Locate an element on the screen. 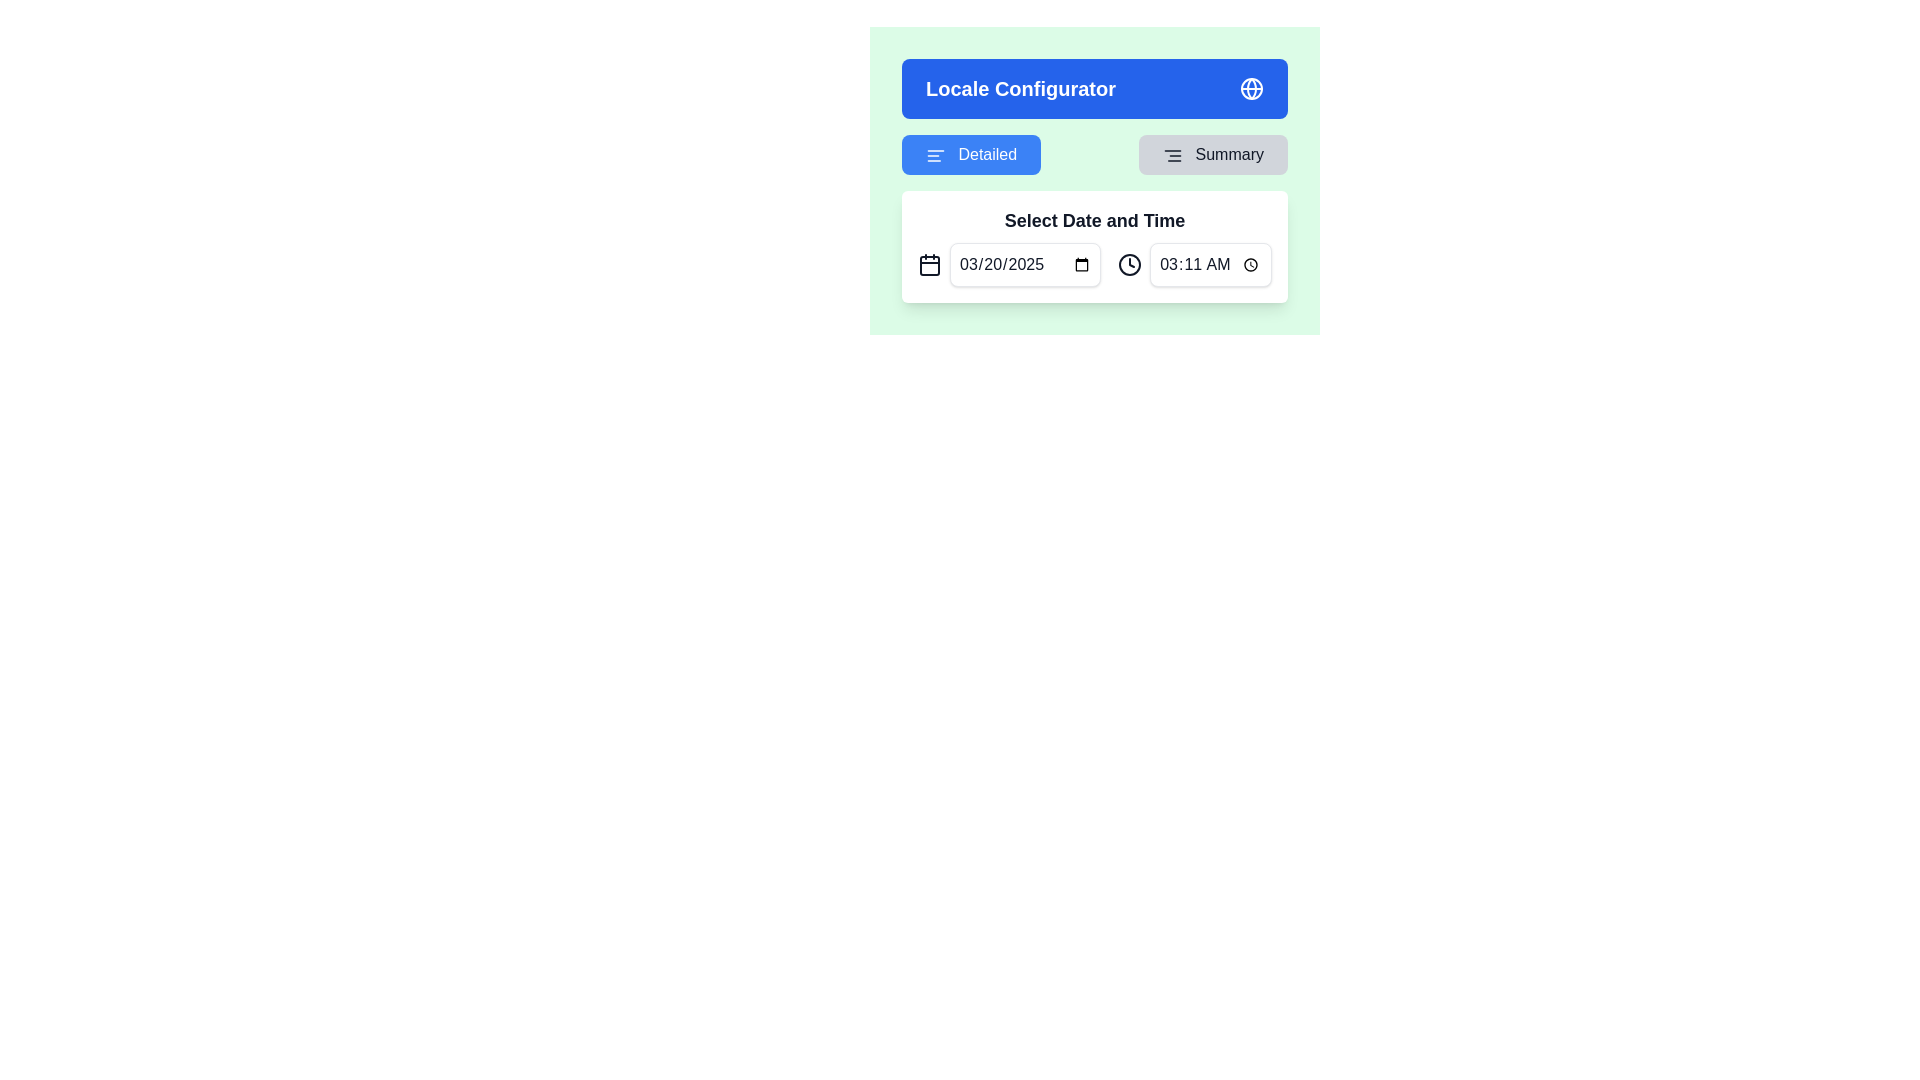 This screenshot has width=1920, height=1080. the Time input field displaying '03:11' is located at coordinates (1195, 264).